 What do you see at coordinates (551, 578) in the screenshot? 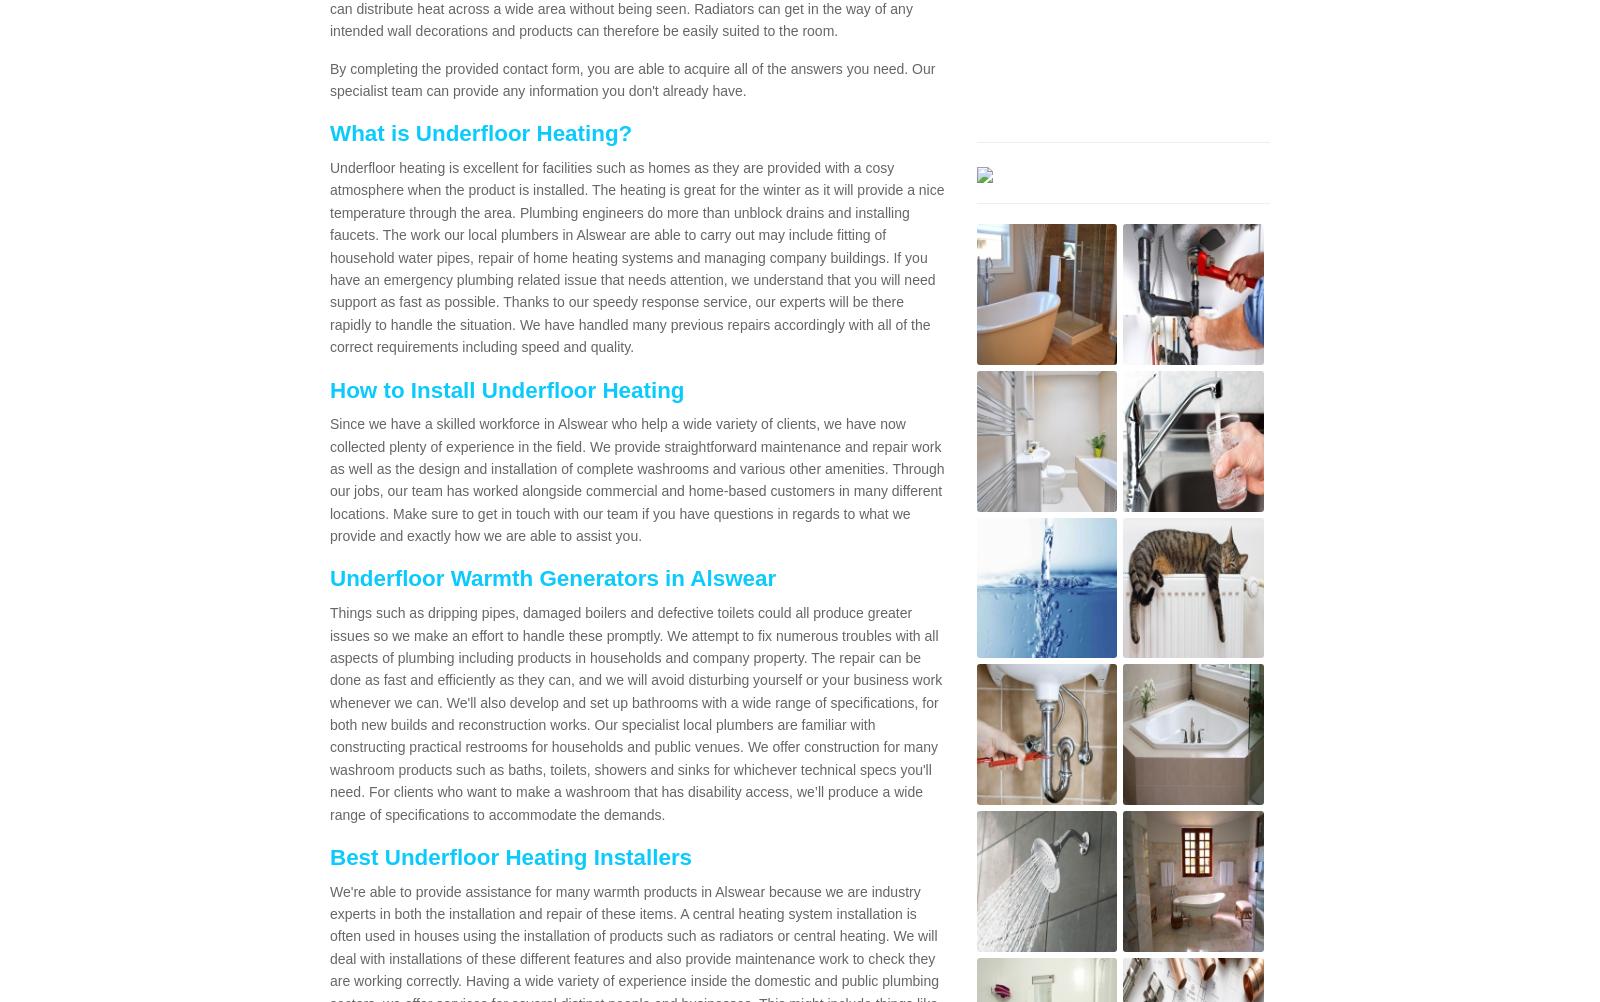
I see `'Underfloor Warmth Generators in Alswear'` at bounding box center [551, 578].